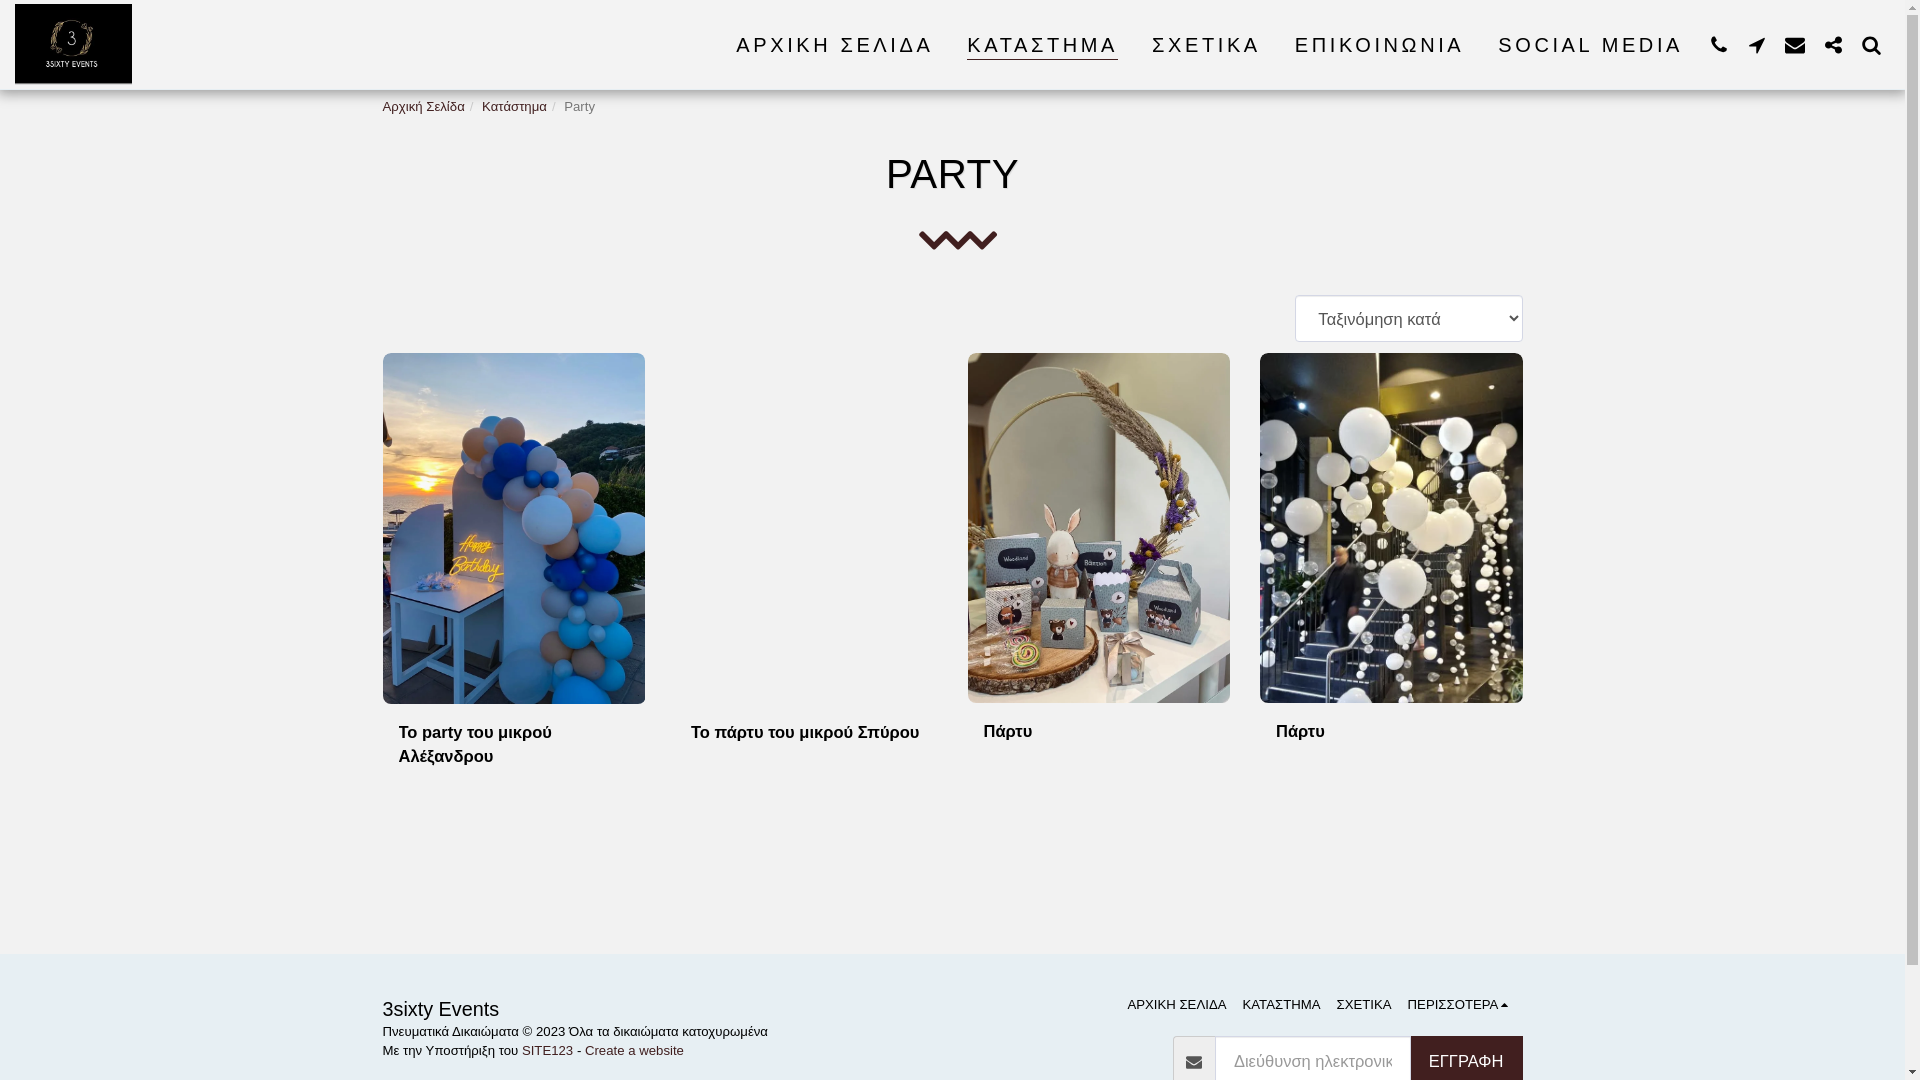  What do you see at coordinates (1755, 44) in the screenshot?
I see `' '` at bounding box center [1755, 44].